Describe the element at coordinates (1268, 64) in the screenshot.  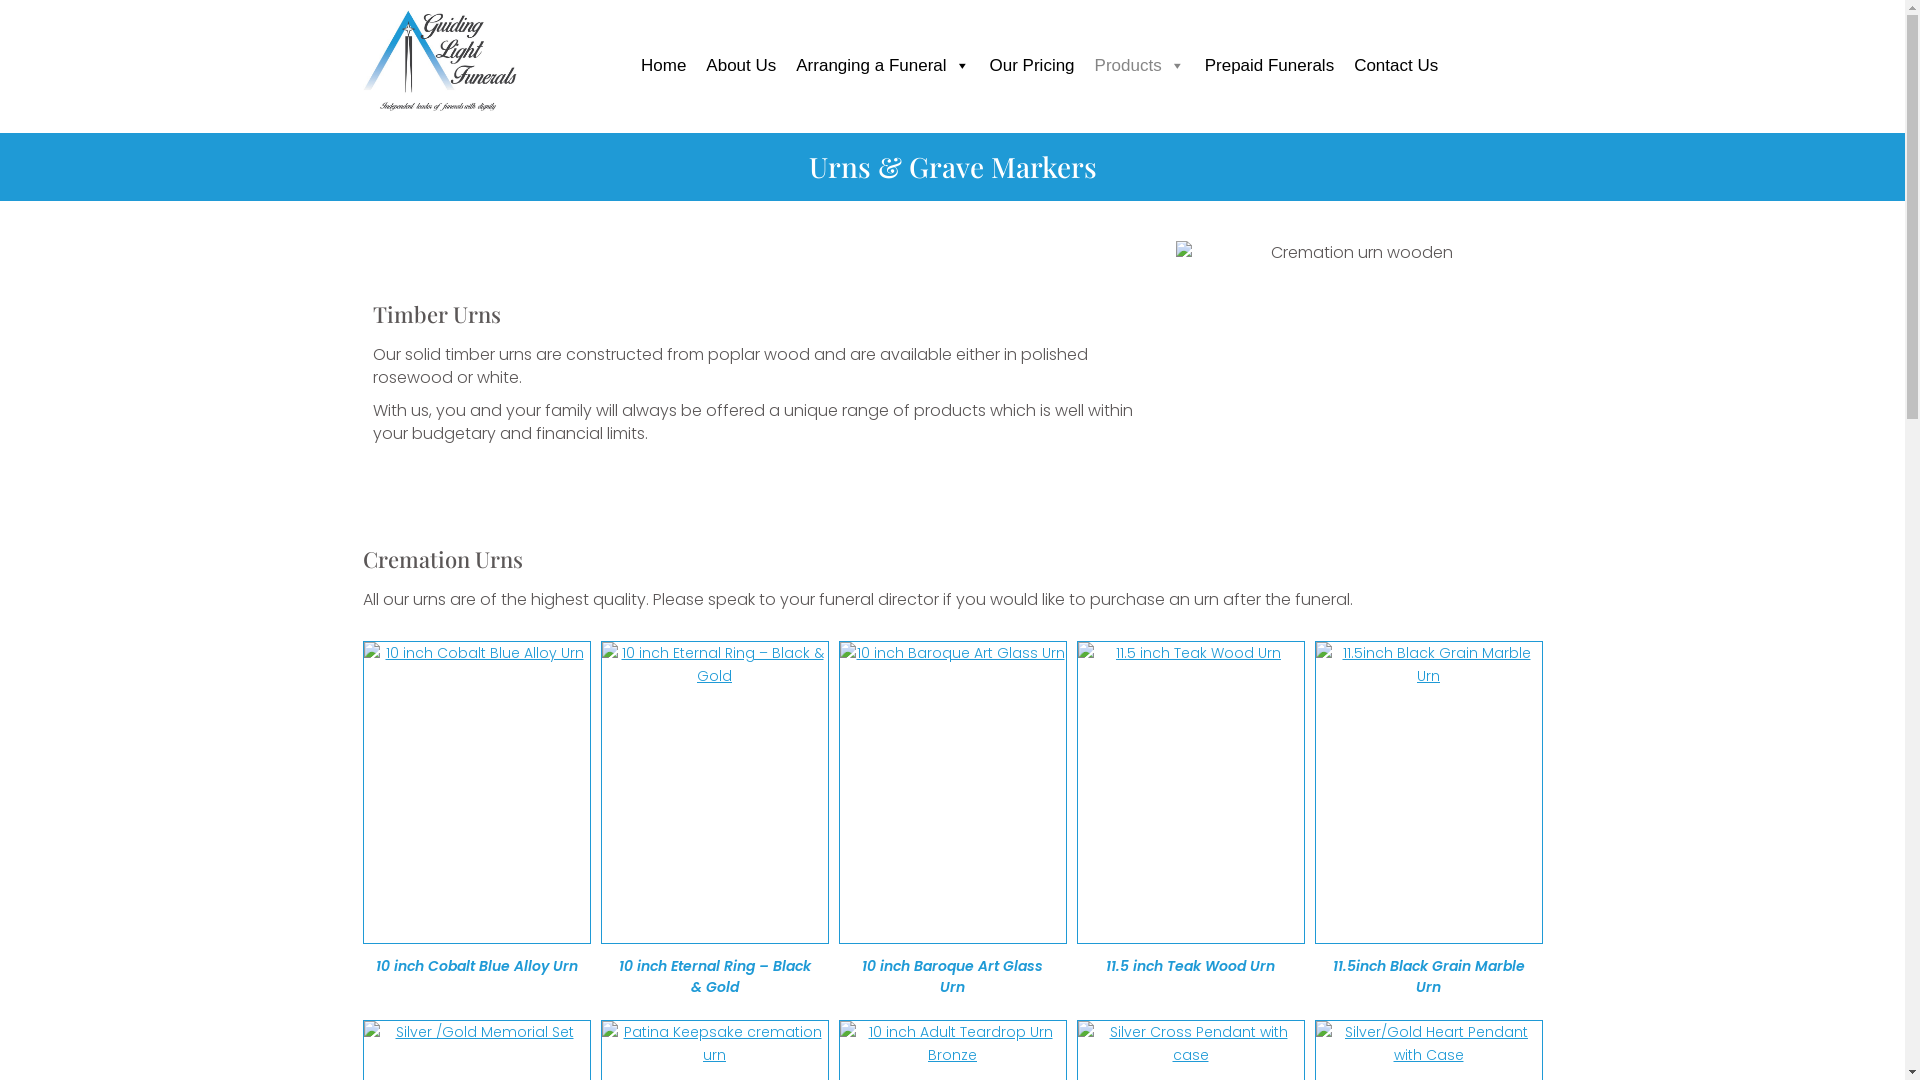
I see `'Prepaid Funerals'` at that location.